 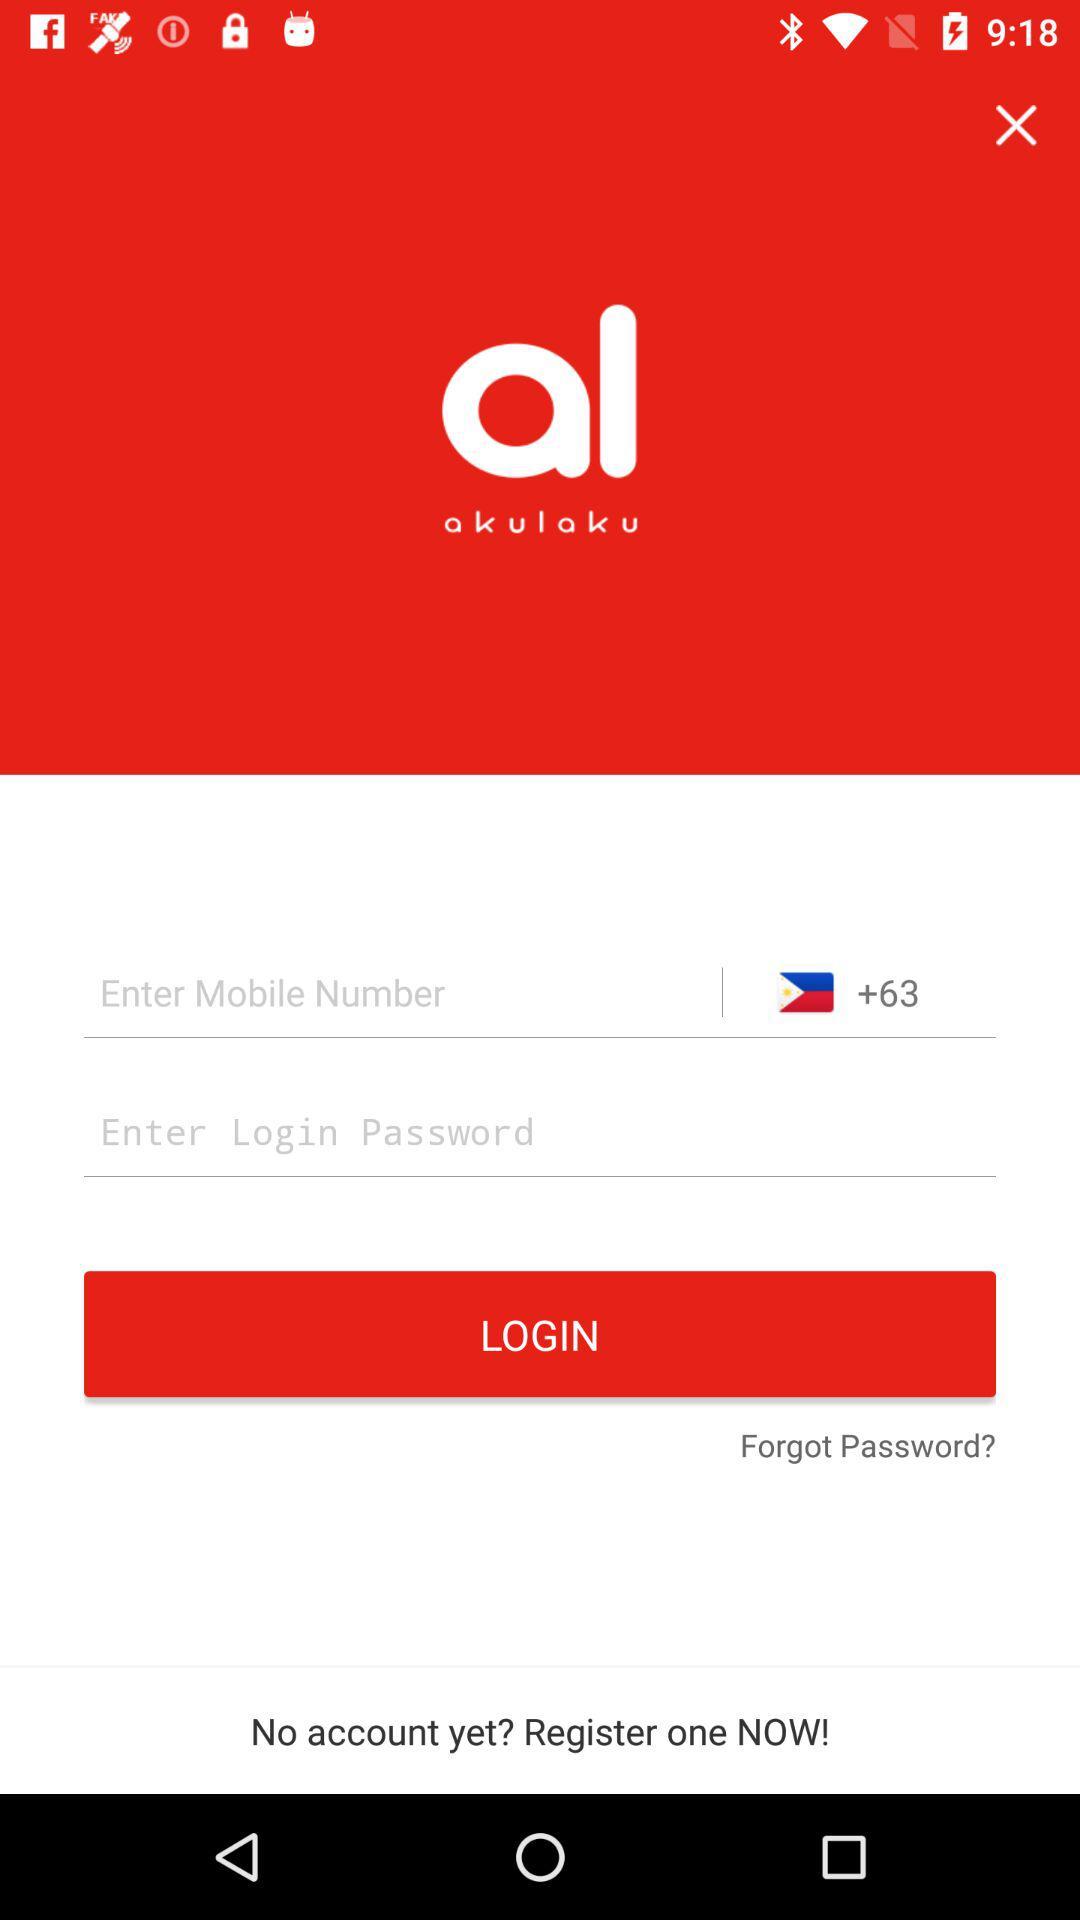 What do you see at coordinates (1017, 124) in the screenshot?
I see `the icon above the +63 item` at bounding box center [1017, 124].